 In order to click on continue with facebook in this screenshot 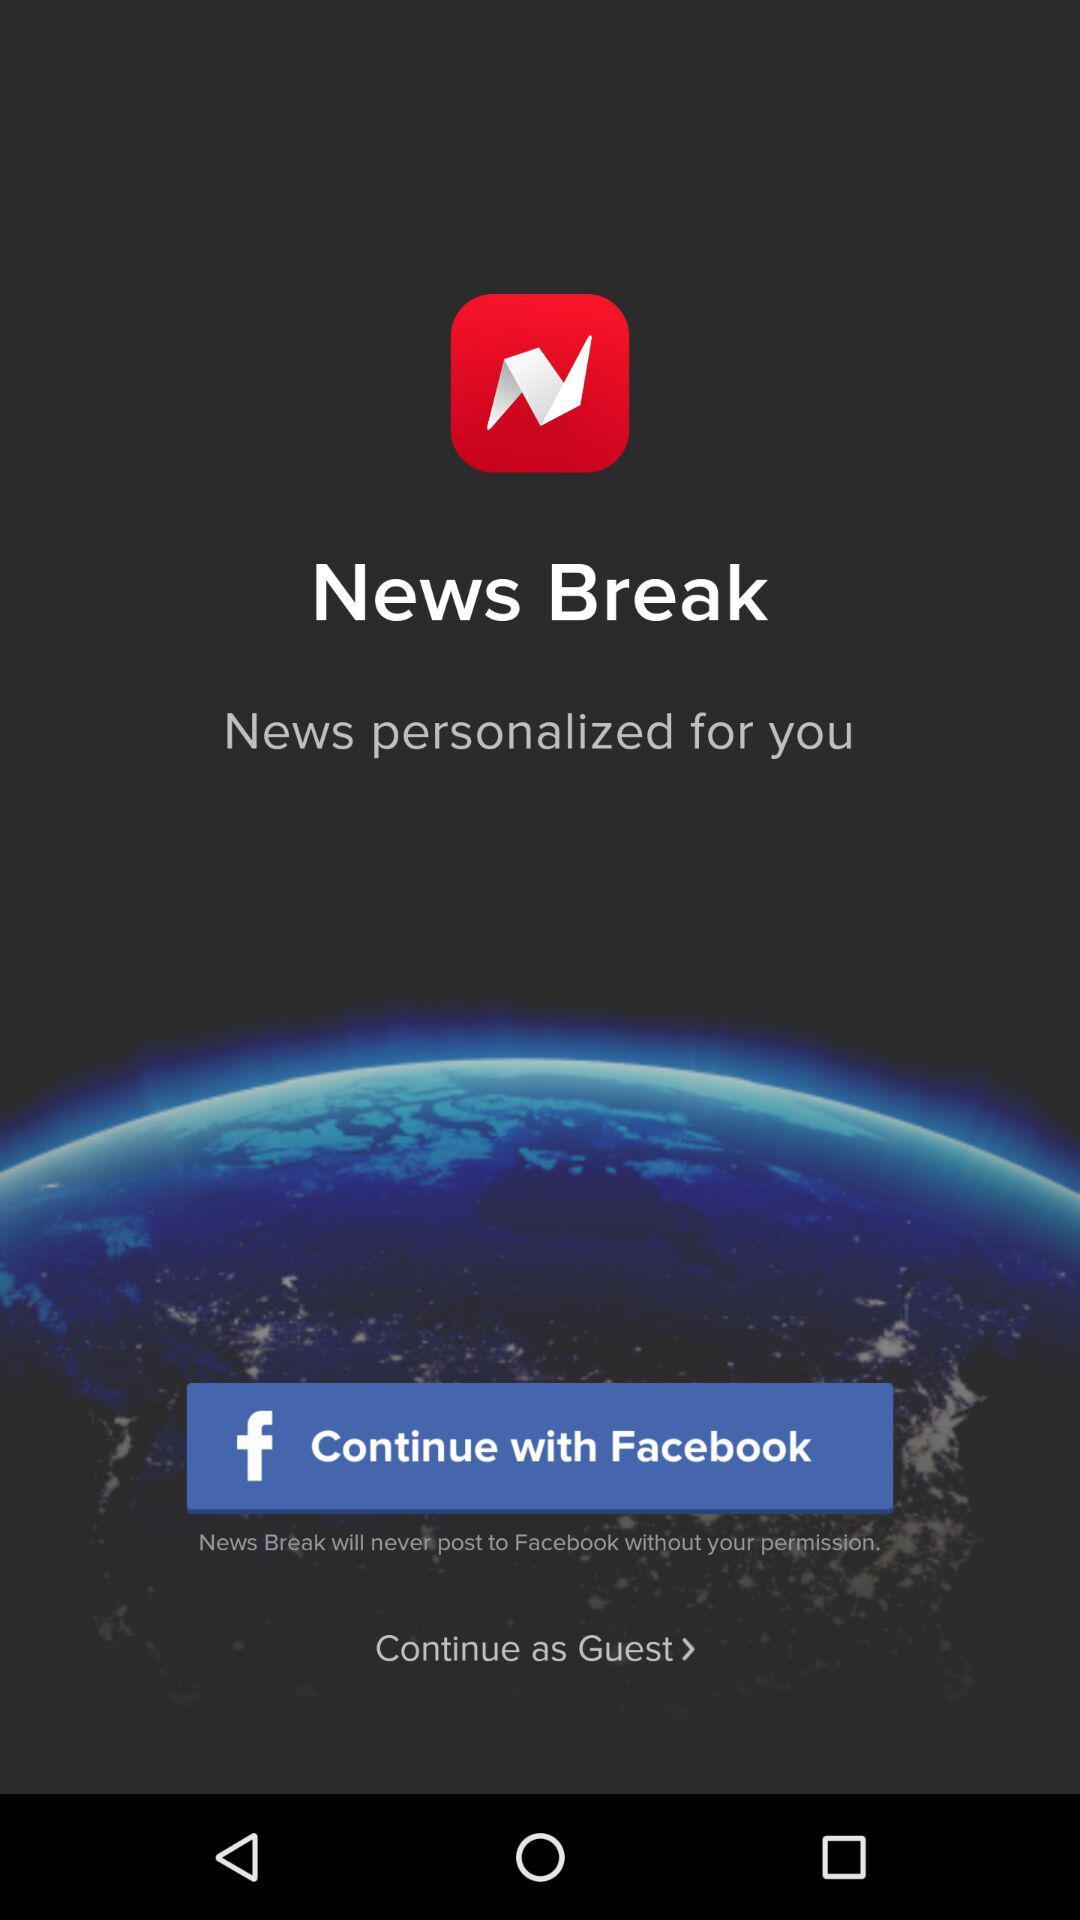, I will do `click(540, 1448)`.